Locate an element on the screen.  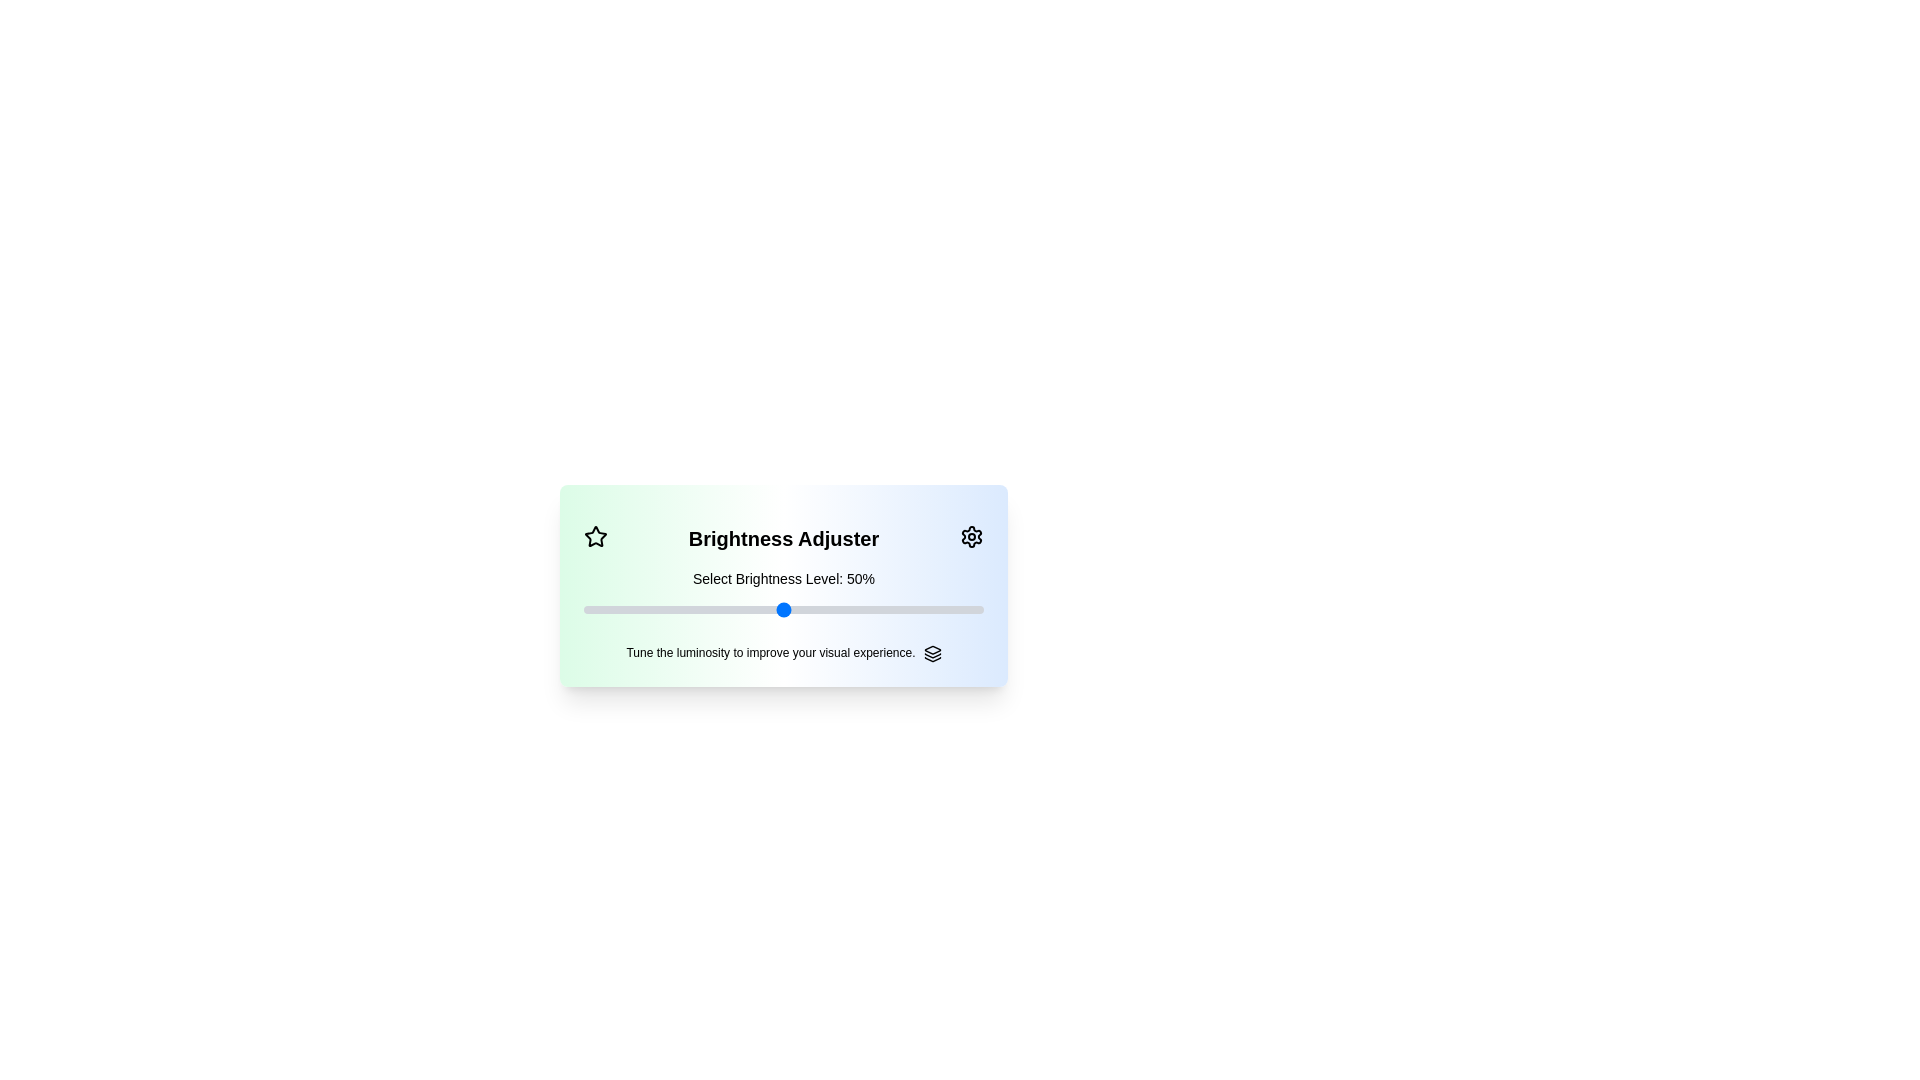
the slider input field using the keyboard is located at coordinates (782, 608).